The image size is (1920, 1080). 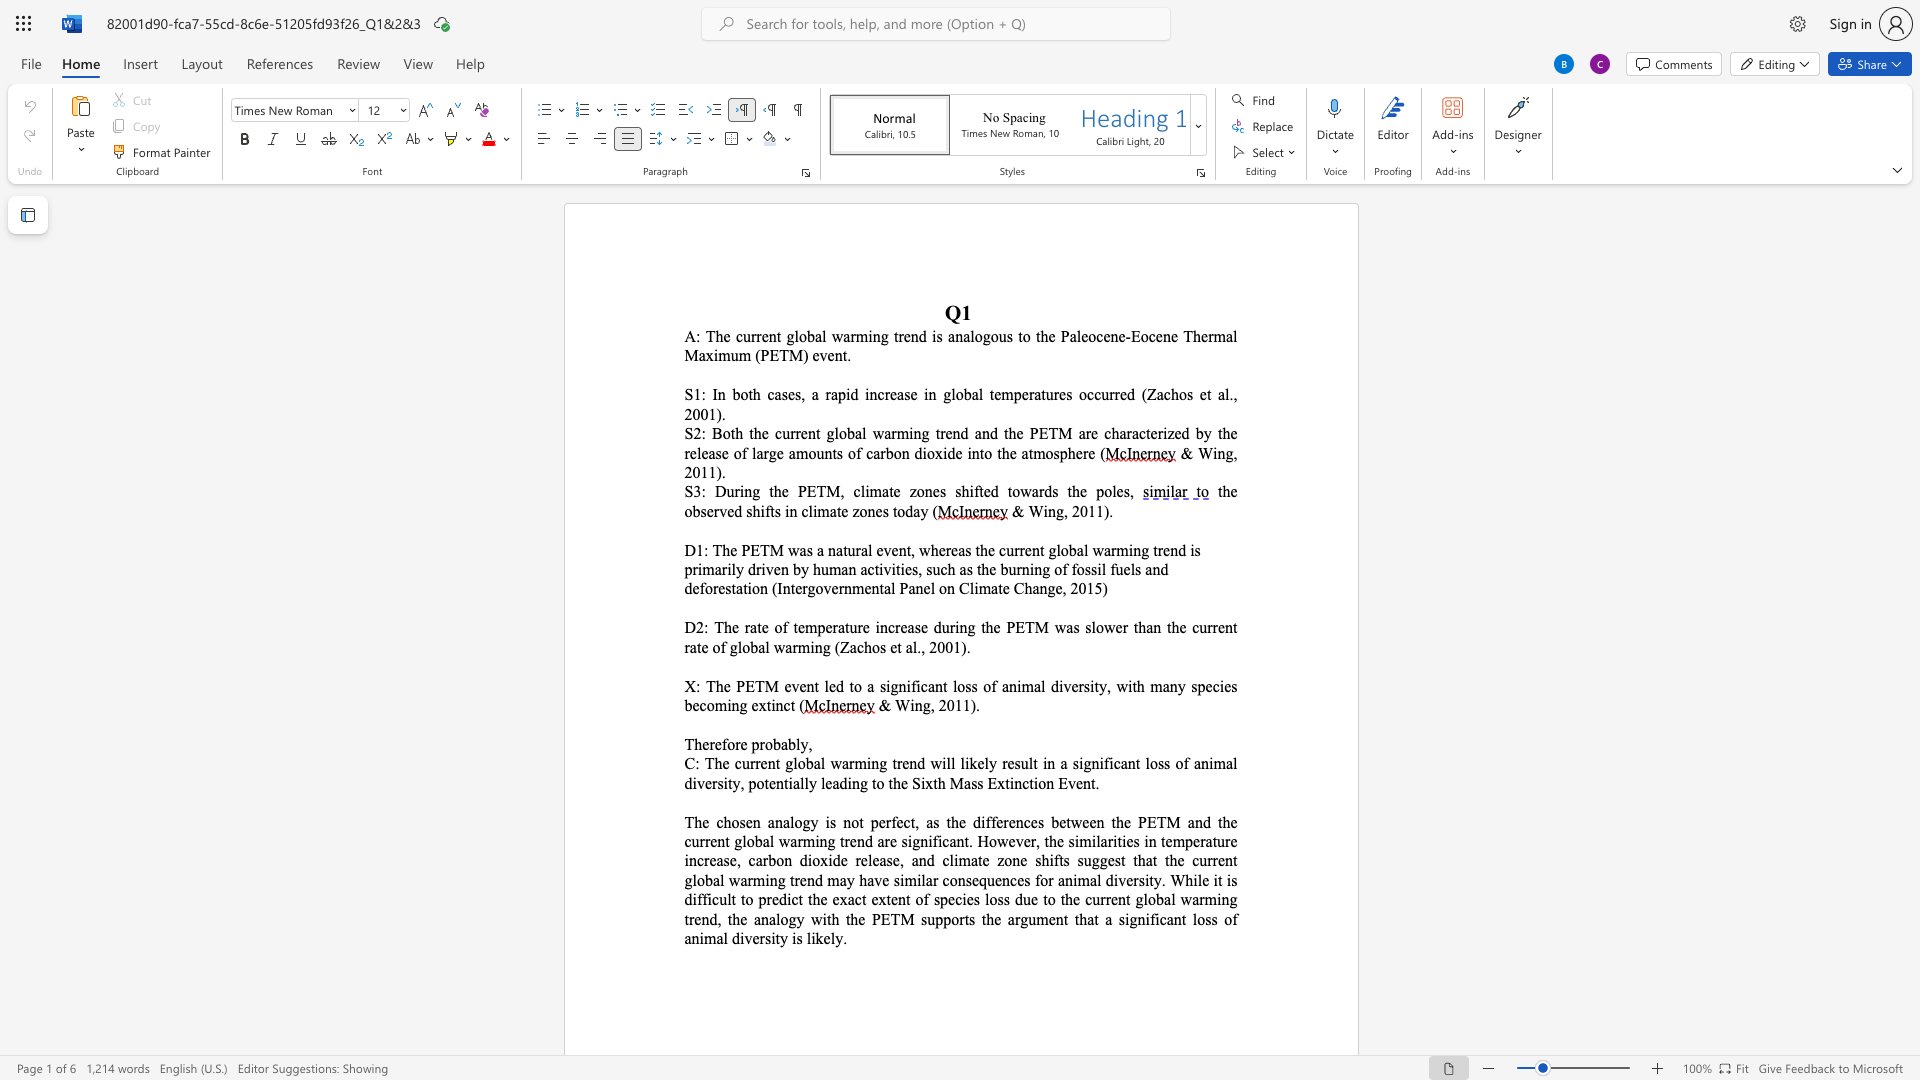 I want to click on the space between the continuous character "W" and "i" in the text, so click(x=1040, y=510).